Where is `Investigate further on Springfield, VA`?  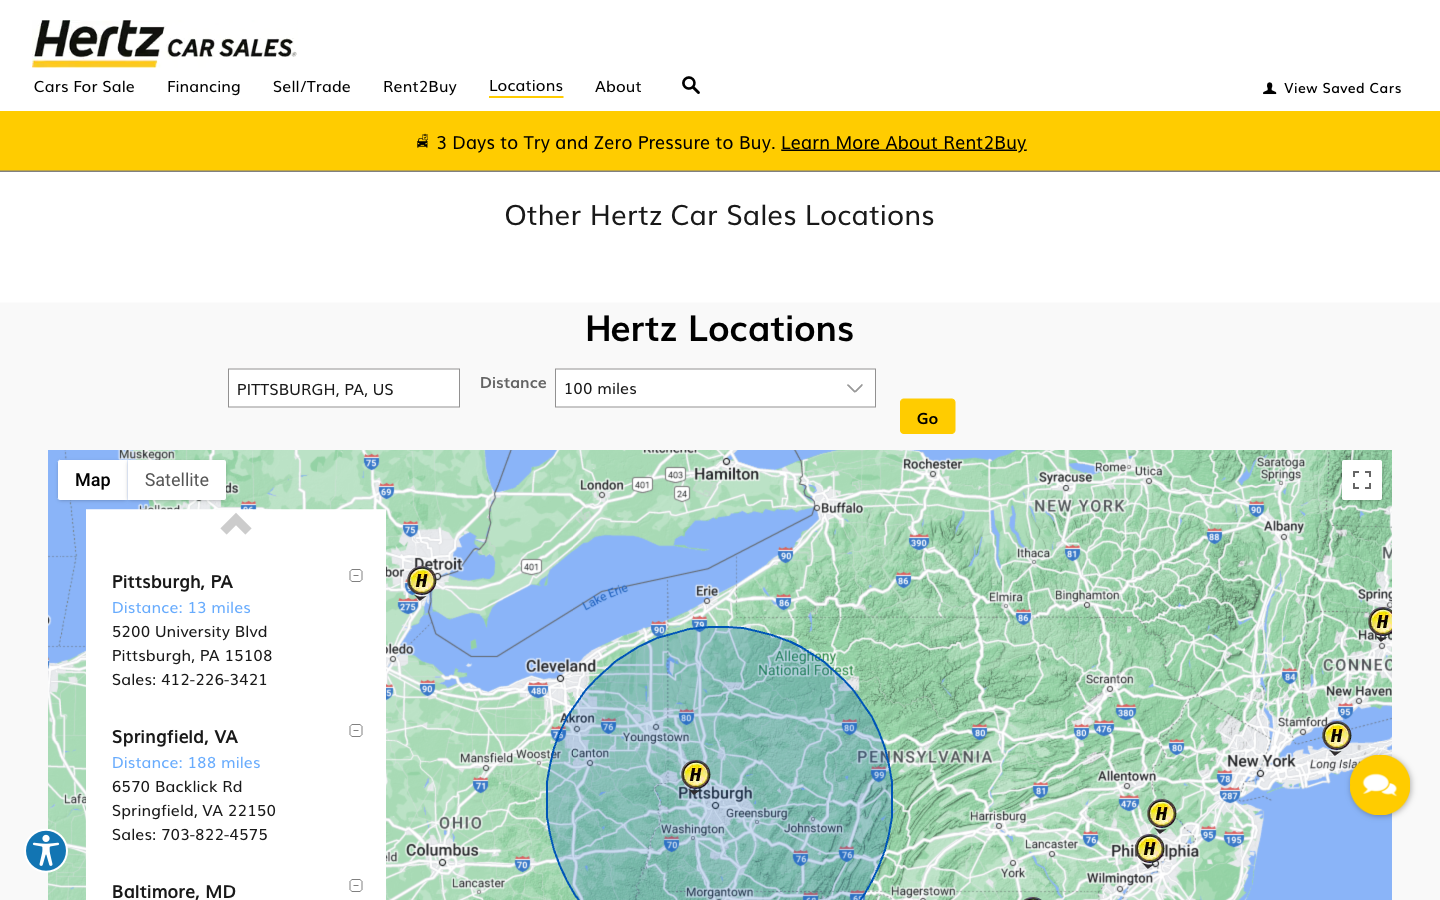 Investigate further on Springfield, VA is located at coordinates (173, 734).